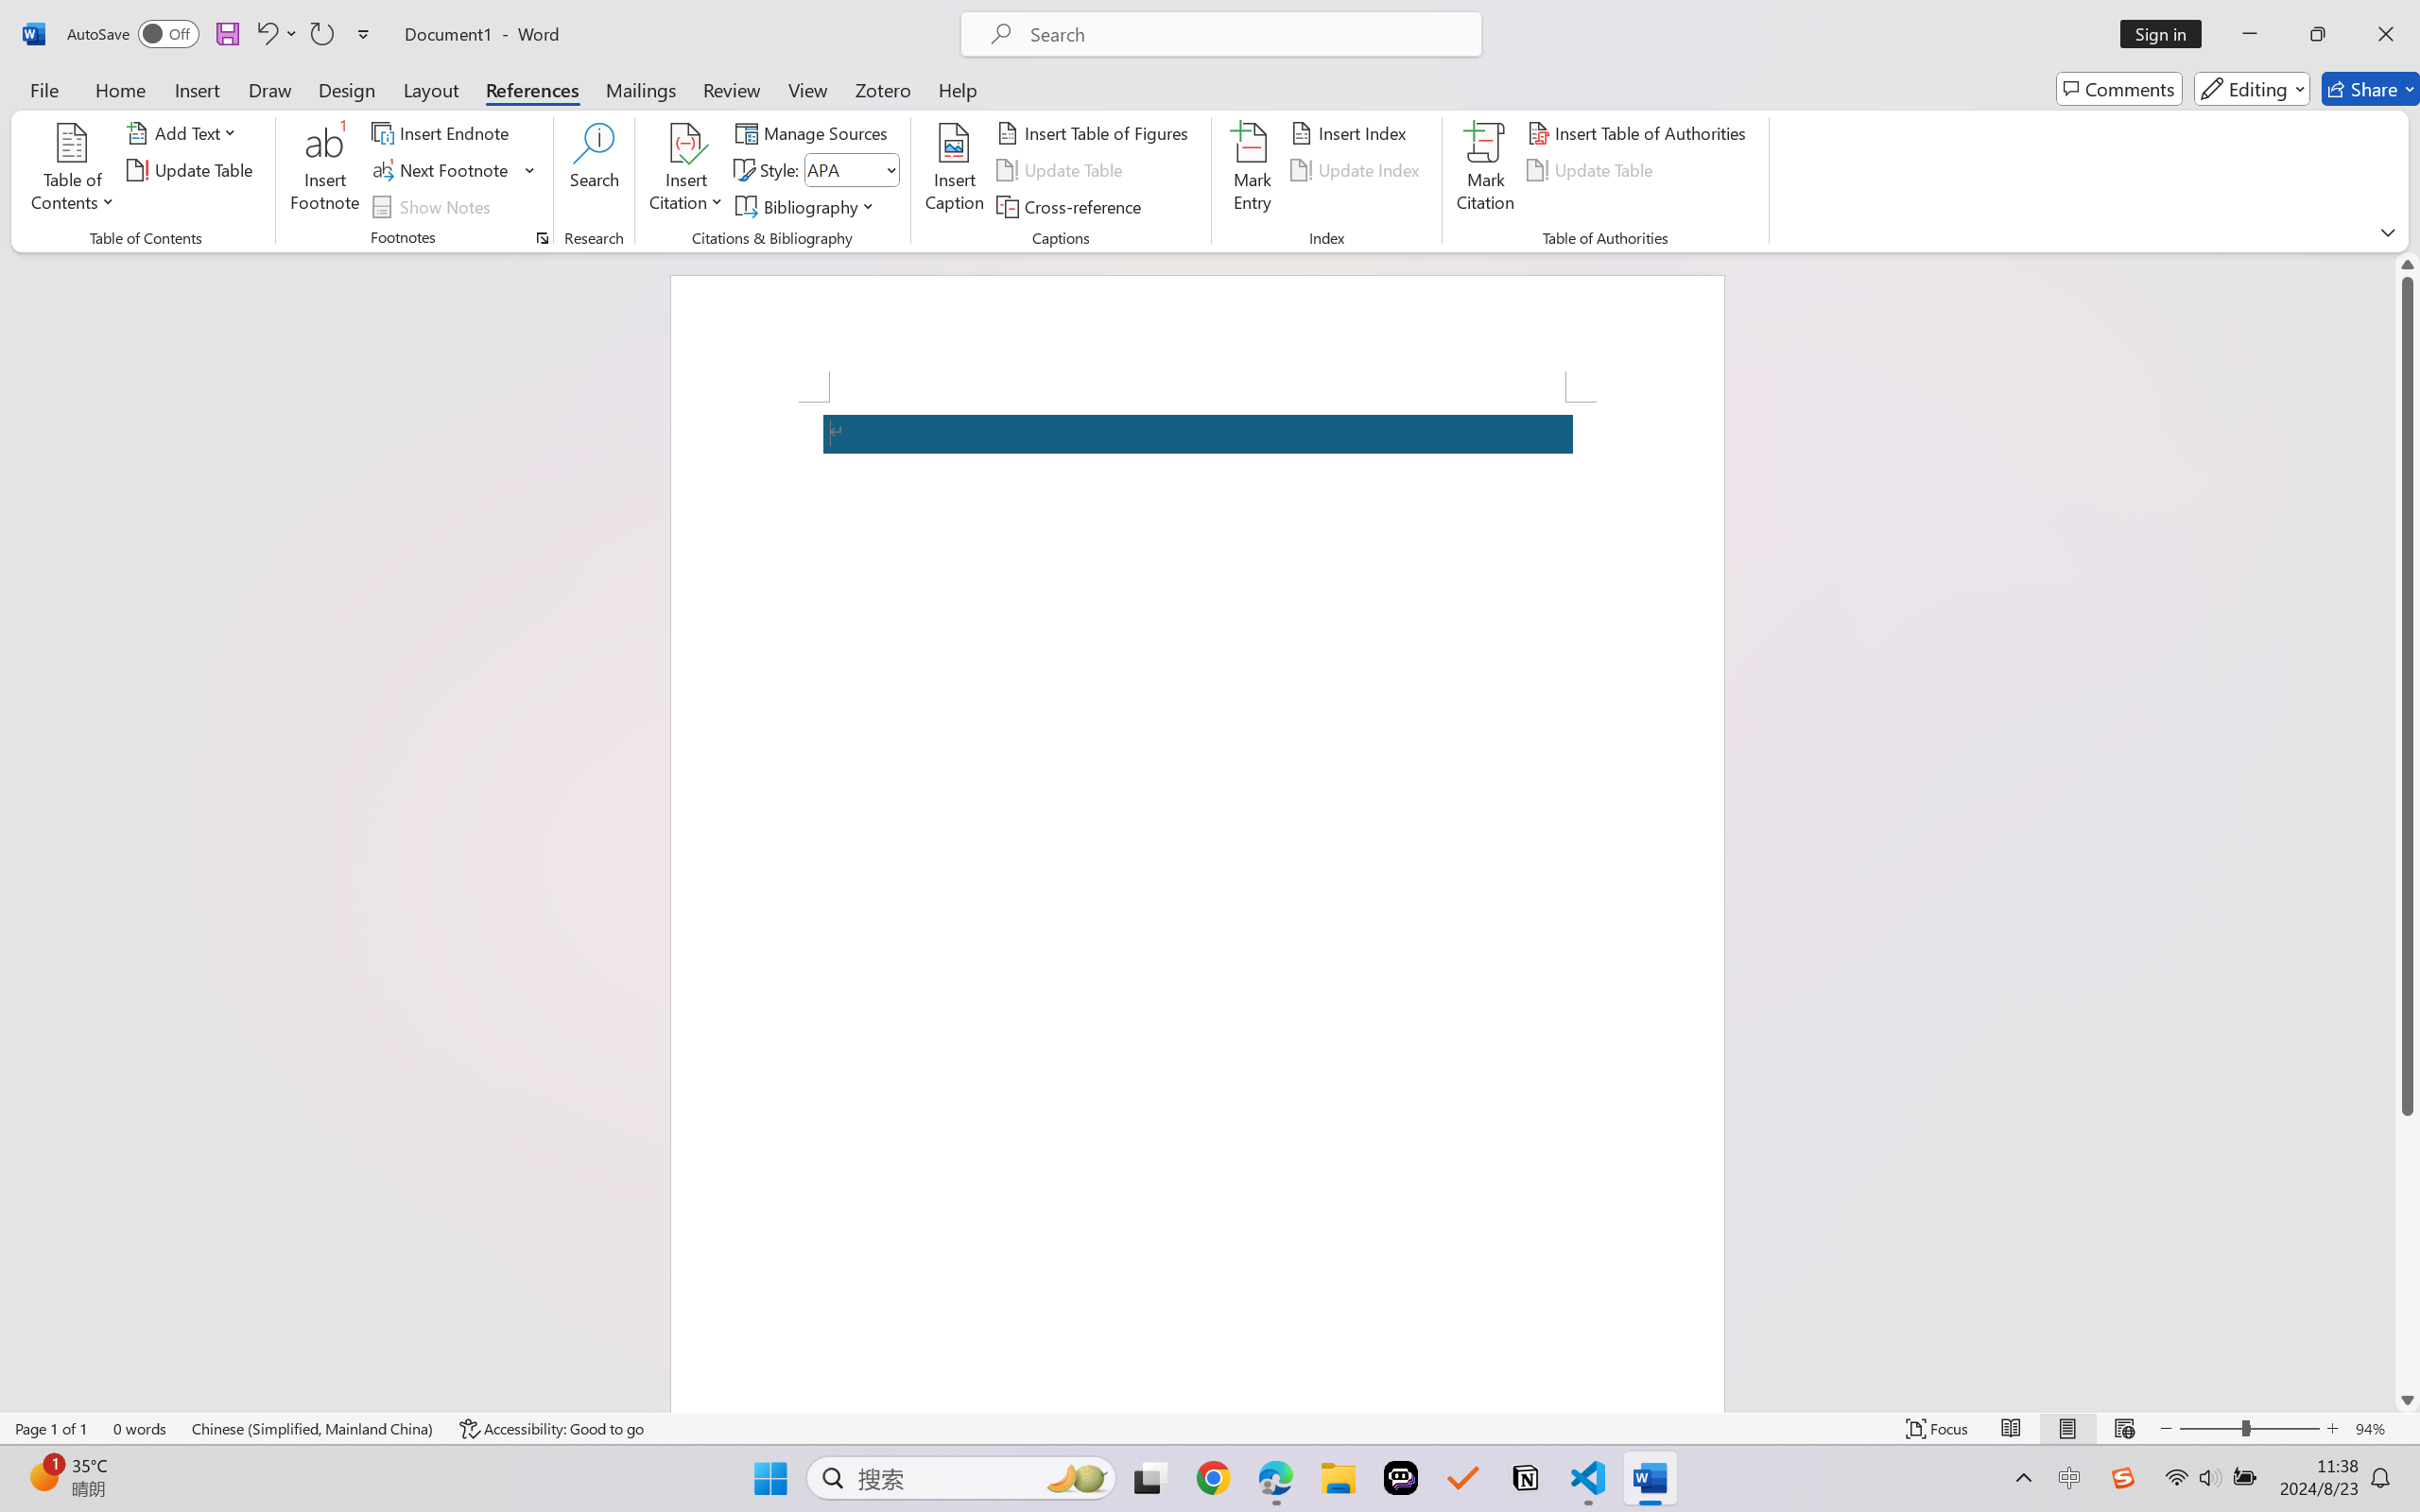 This screenshot has width=2420, height=1512. What do you see at coordinates (320, 33) in the screenshot?
I see `'Repeat Accessibility Checker'` at bounding box center [320, 33].